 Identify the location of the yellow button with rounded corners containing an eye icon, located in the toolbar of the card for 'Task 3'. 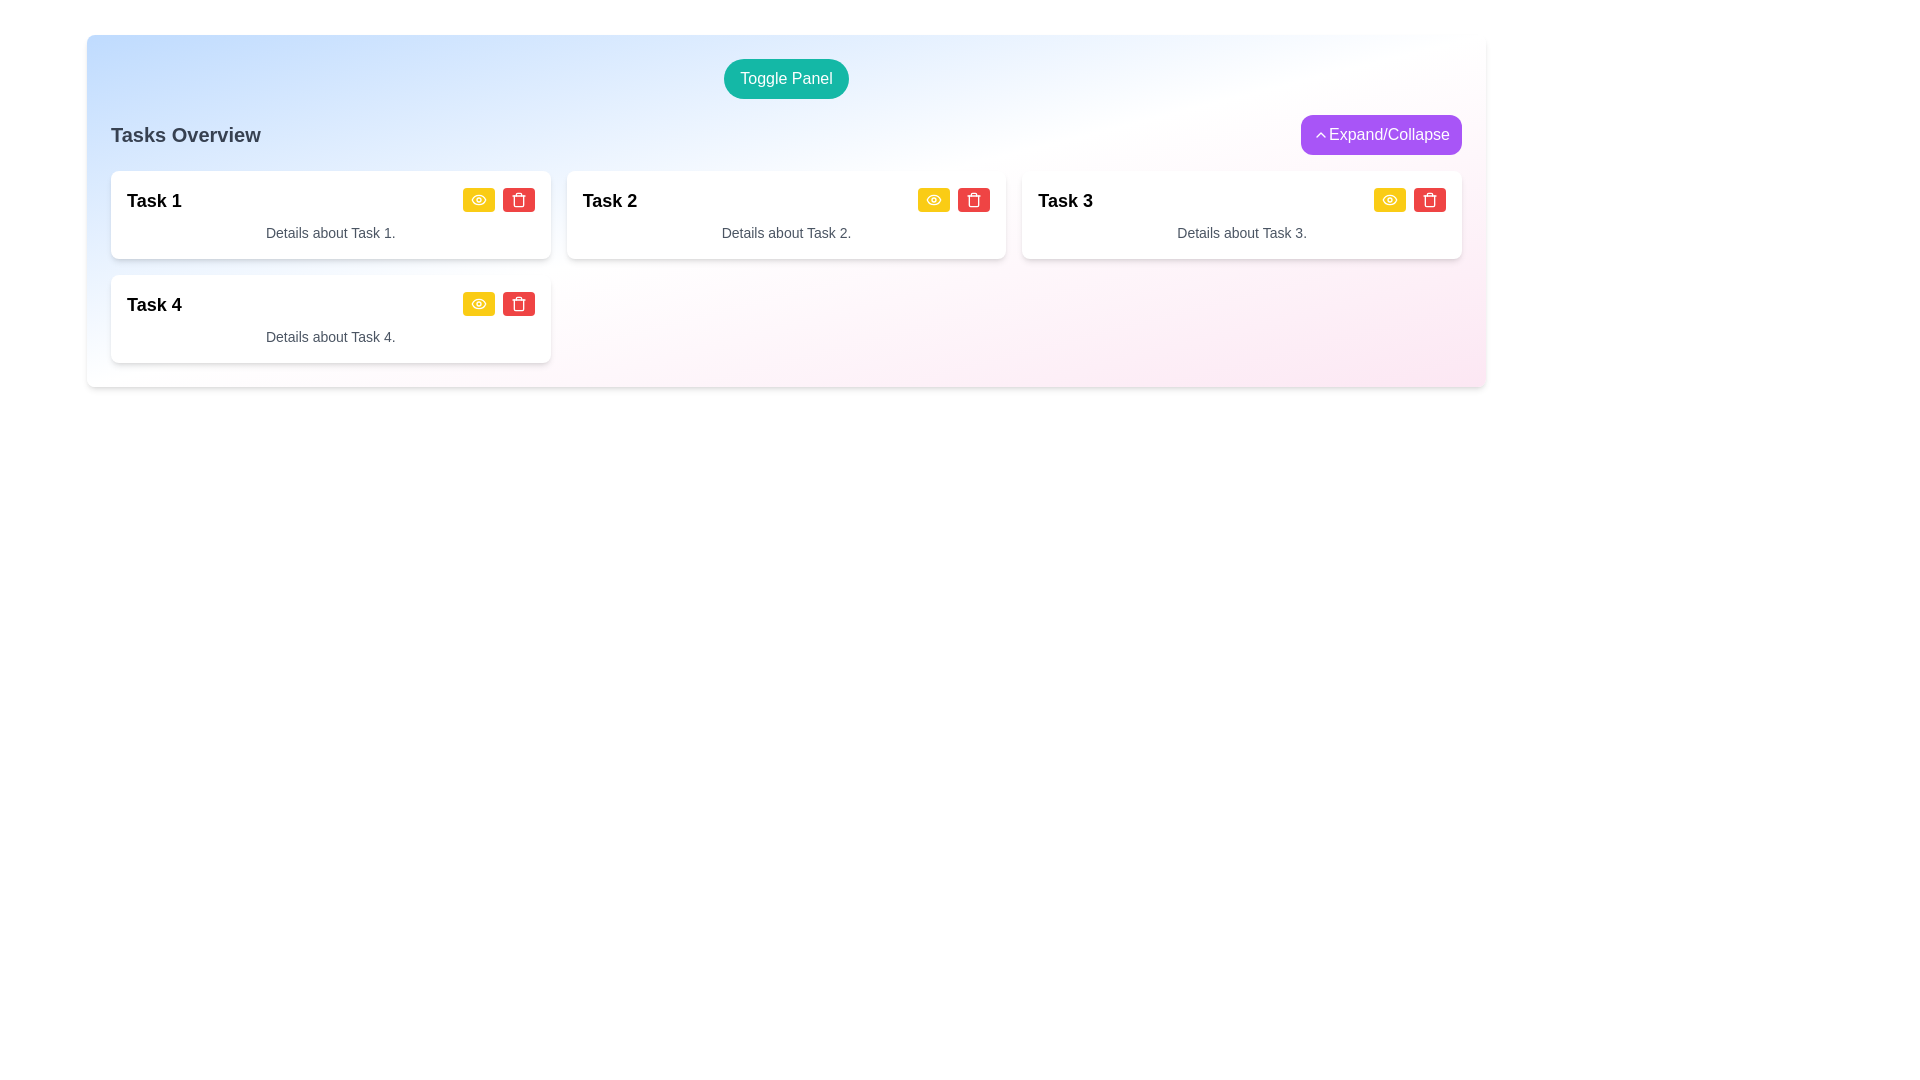
(1387, 199).